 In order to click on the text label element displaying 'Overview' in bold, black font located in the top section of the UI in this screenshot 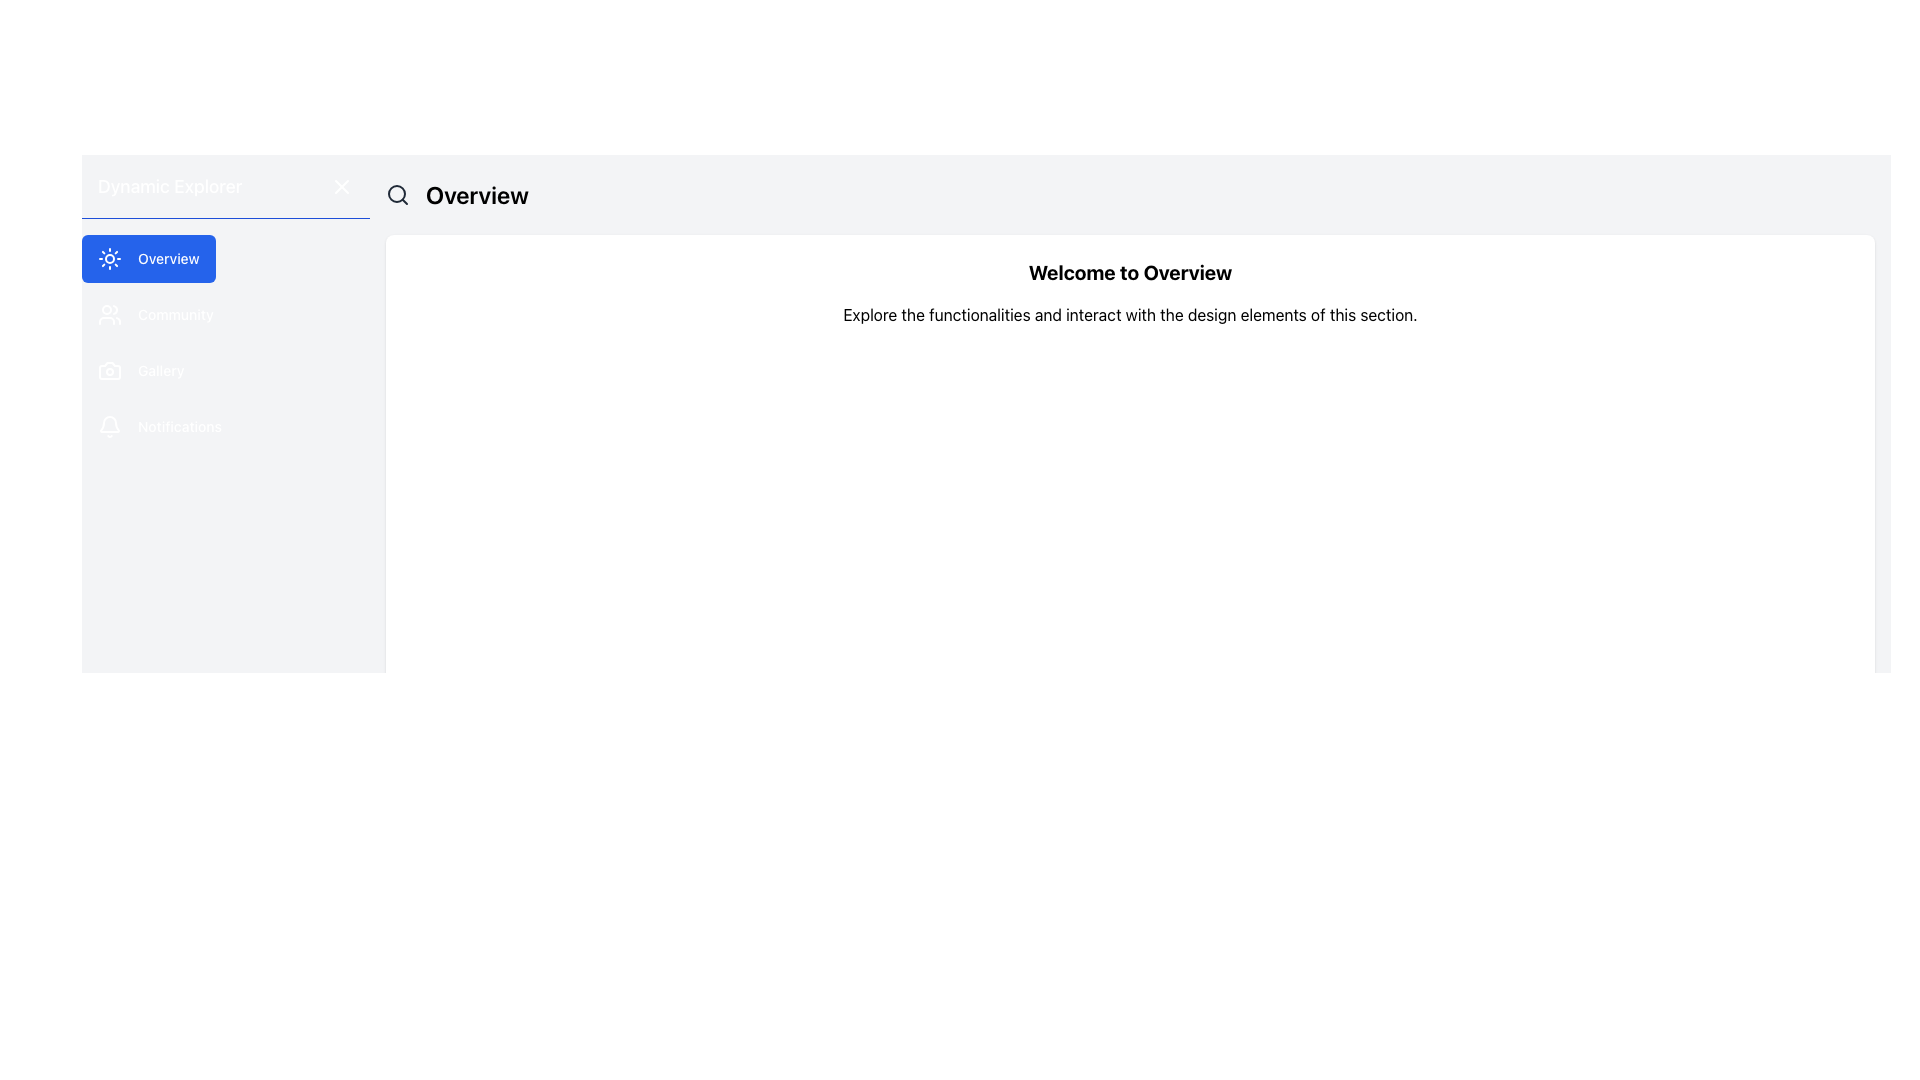, I will do `click(476, 195)`.